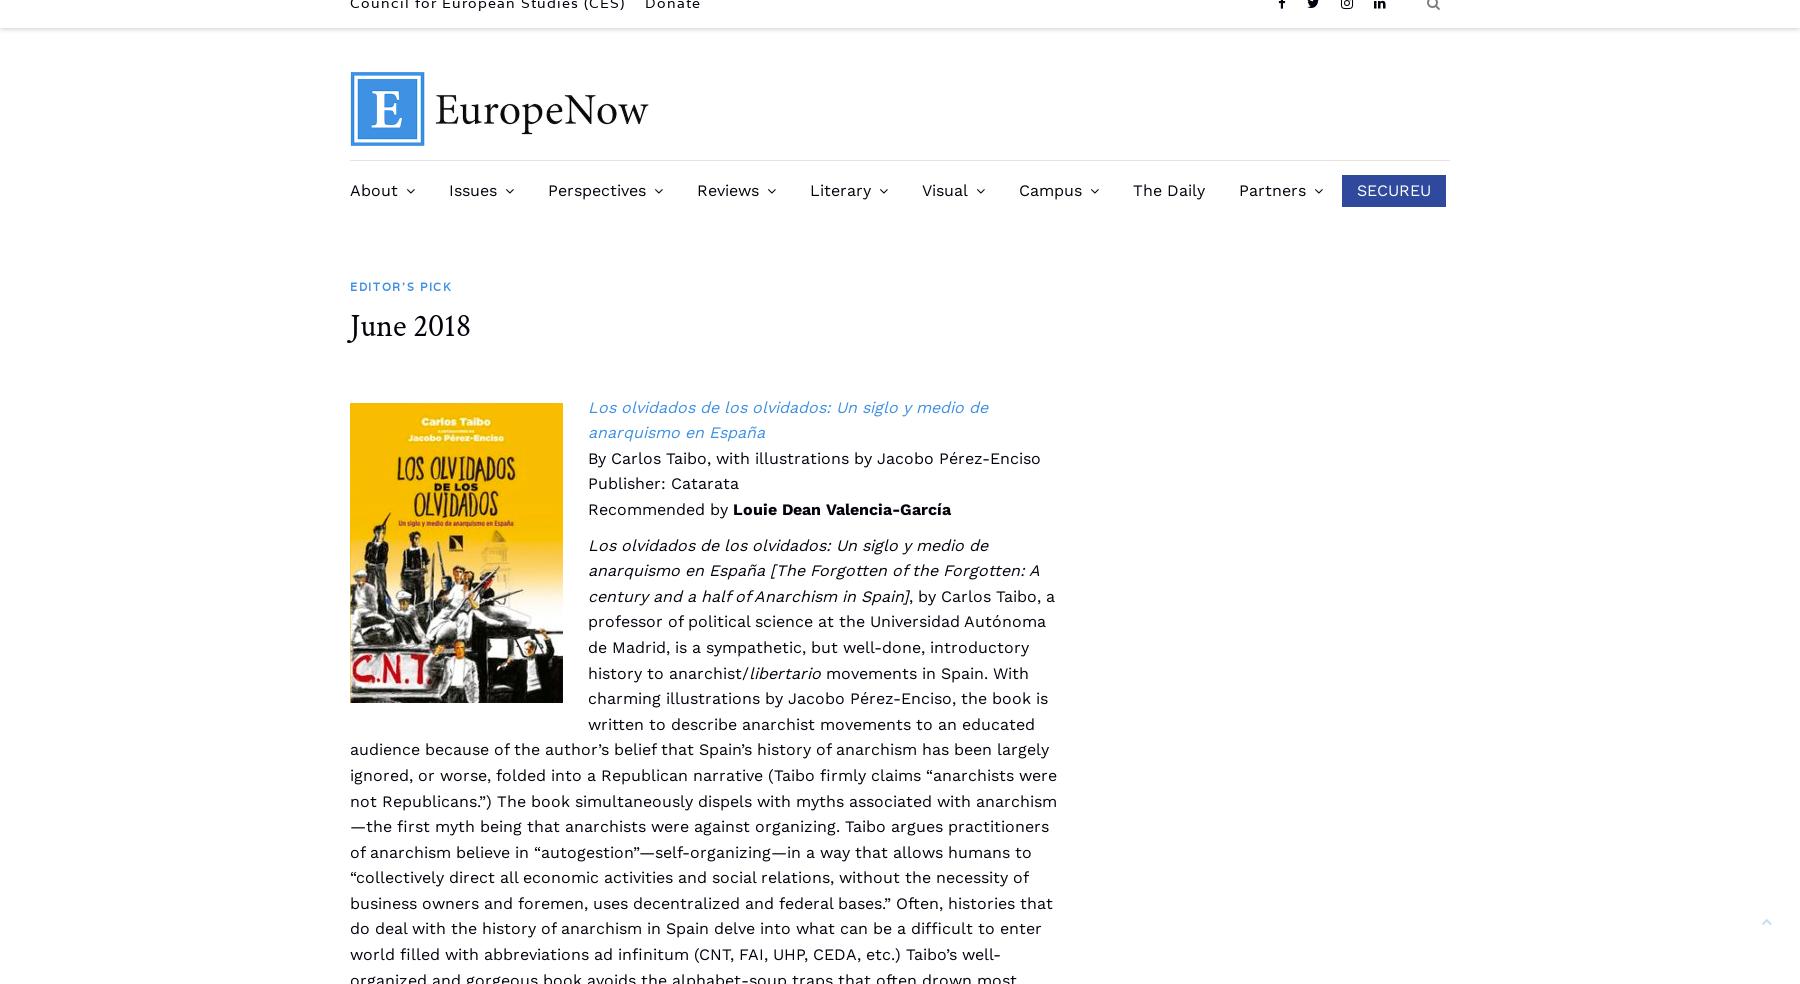 This screenshot has height=984, width=1800. Describe the element at coordinates (630, 547) in the screenshot. I see `'CES Past Conference Dispatches'` at that location.